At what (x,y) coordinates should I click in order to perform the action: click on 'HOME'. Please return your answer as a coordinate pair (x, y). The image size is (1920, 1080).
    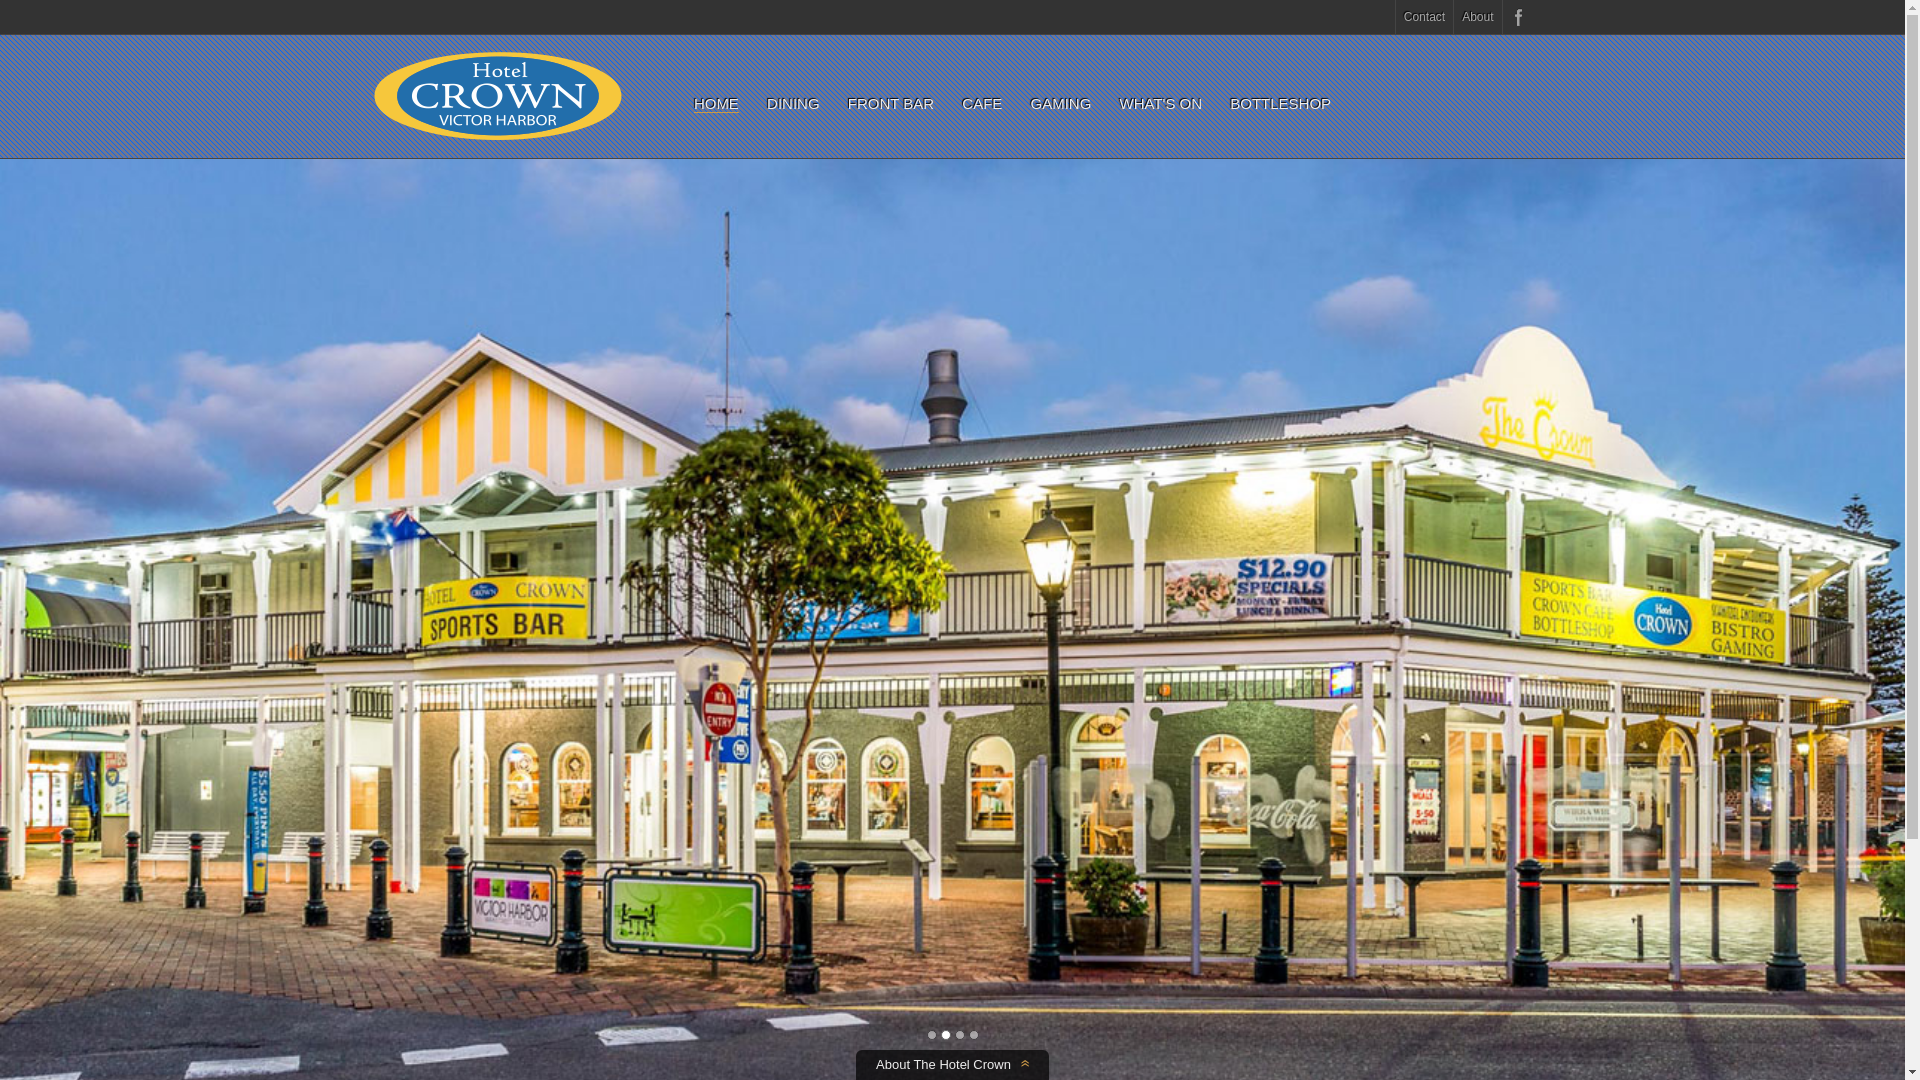
    Looking at the image, I should click on (694, 104).